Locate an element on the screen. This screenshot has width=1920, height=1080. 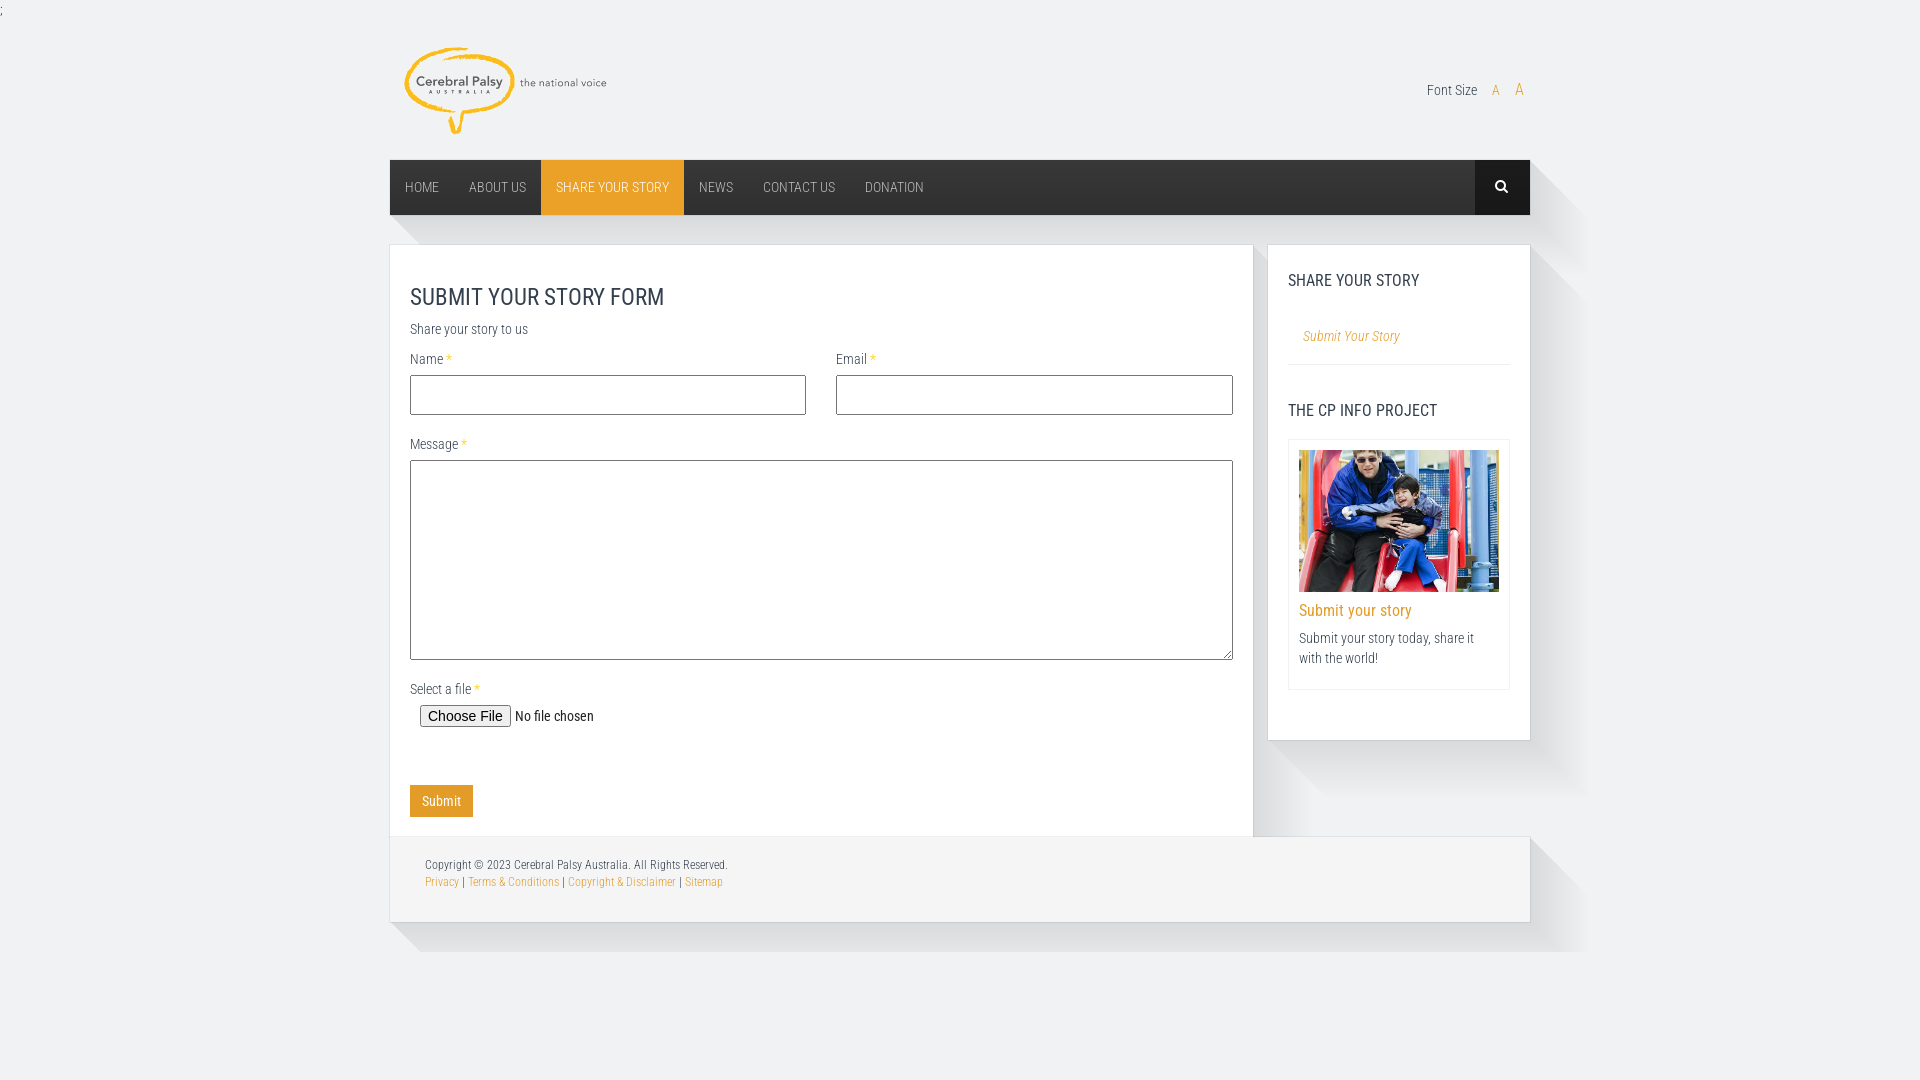
'HOME' is located at coordinates (421, 187).